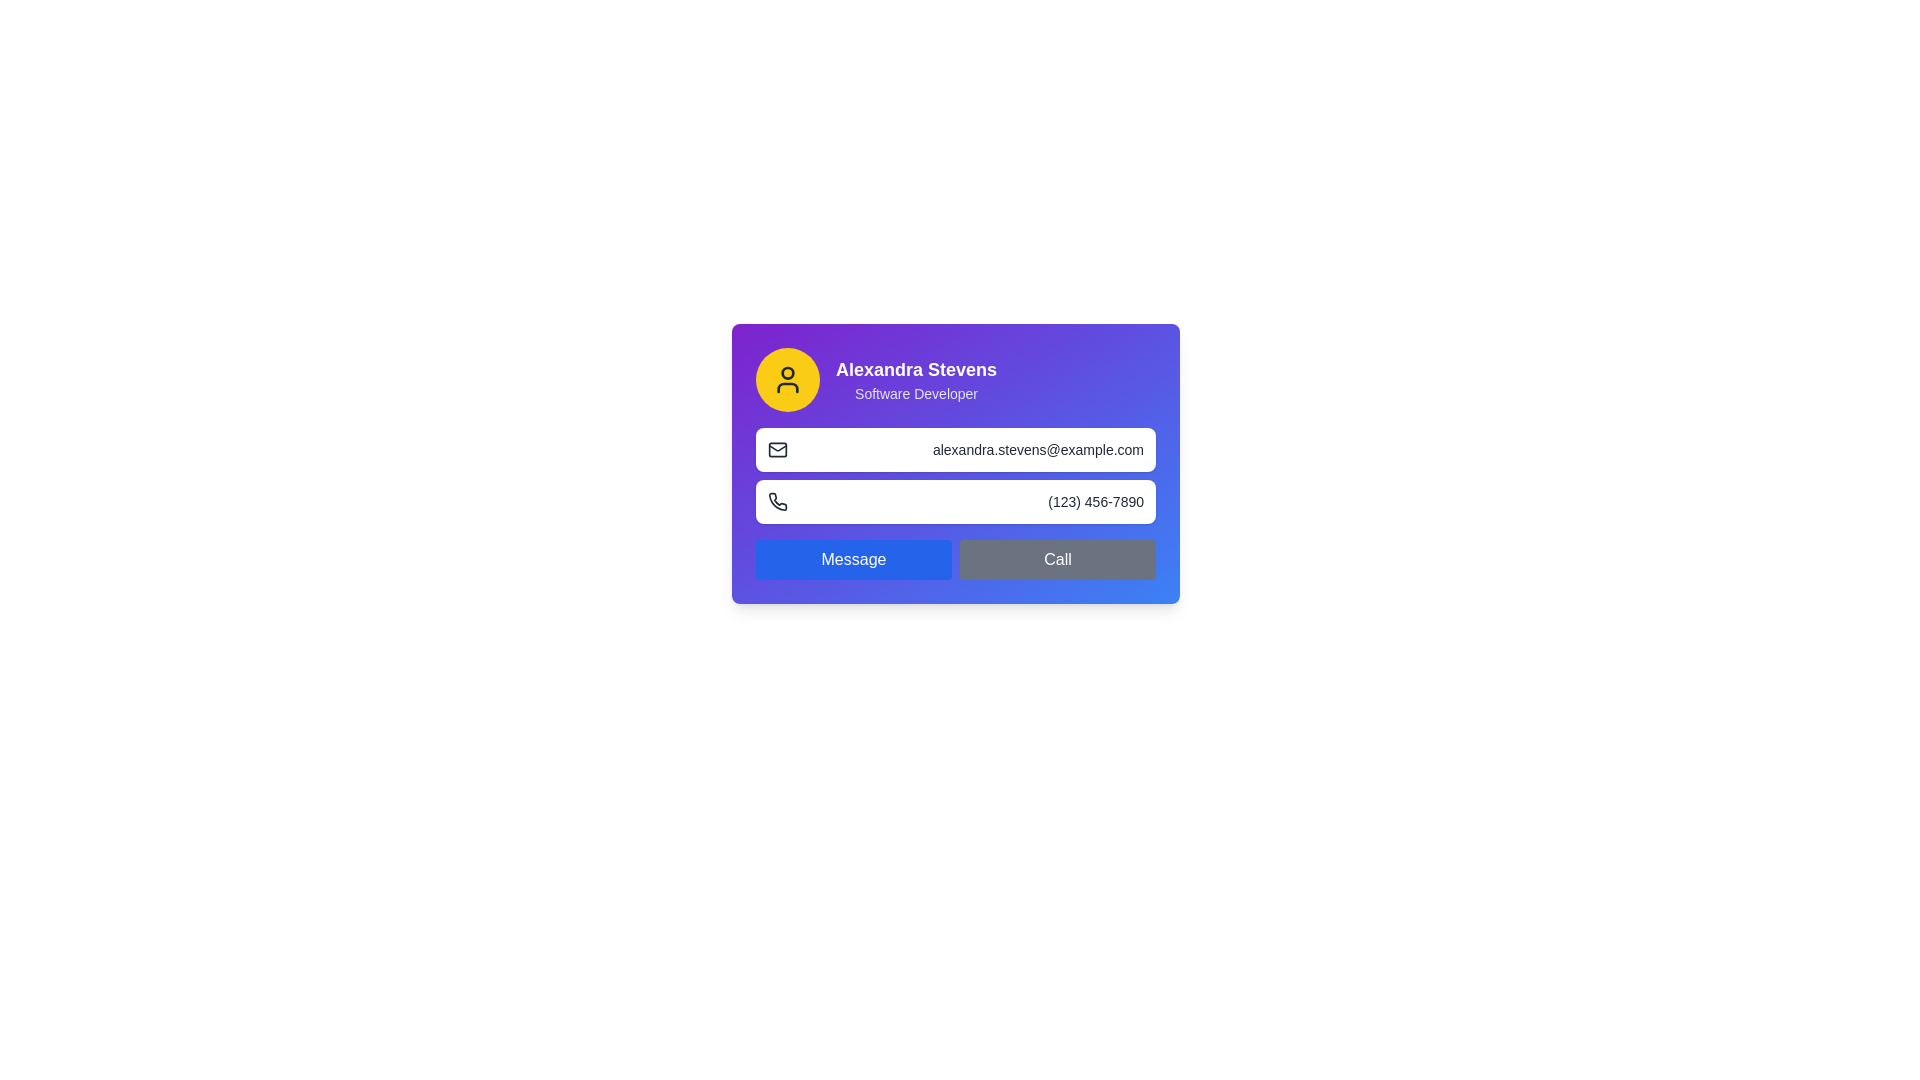 The height and width of the screenshot is (1080, 1920). I want to click on the call initiation button located in the lower-right section of the card-like interface to observe styling changes, so click(1056, 559).